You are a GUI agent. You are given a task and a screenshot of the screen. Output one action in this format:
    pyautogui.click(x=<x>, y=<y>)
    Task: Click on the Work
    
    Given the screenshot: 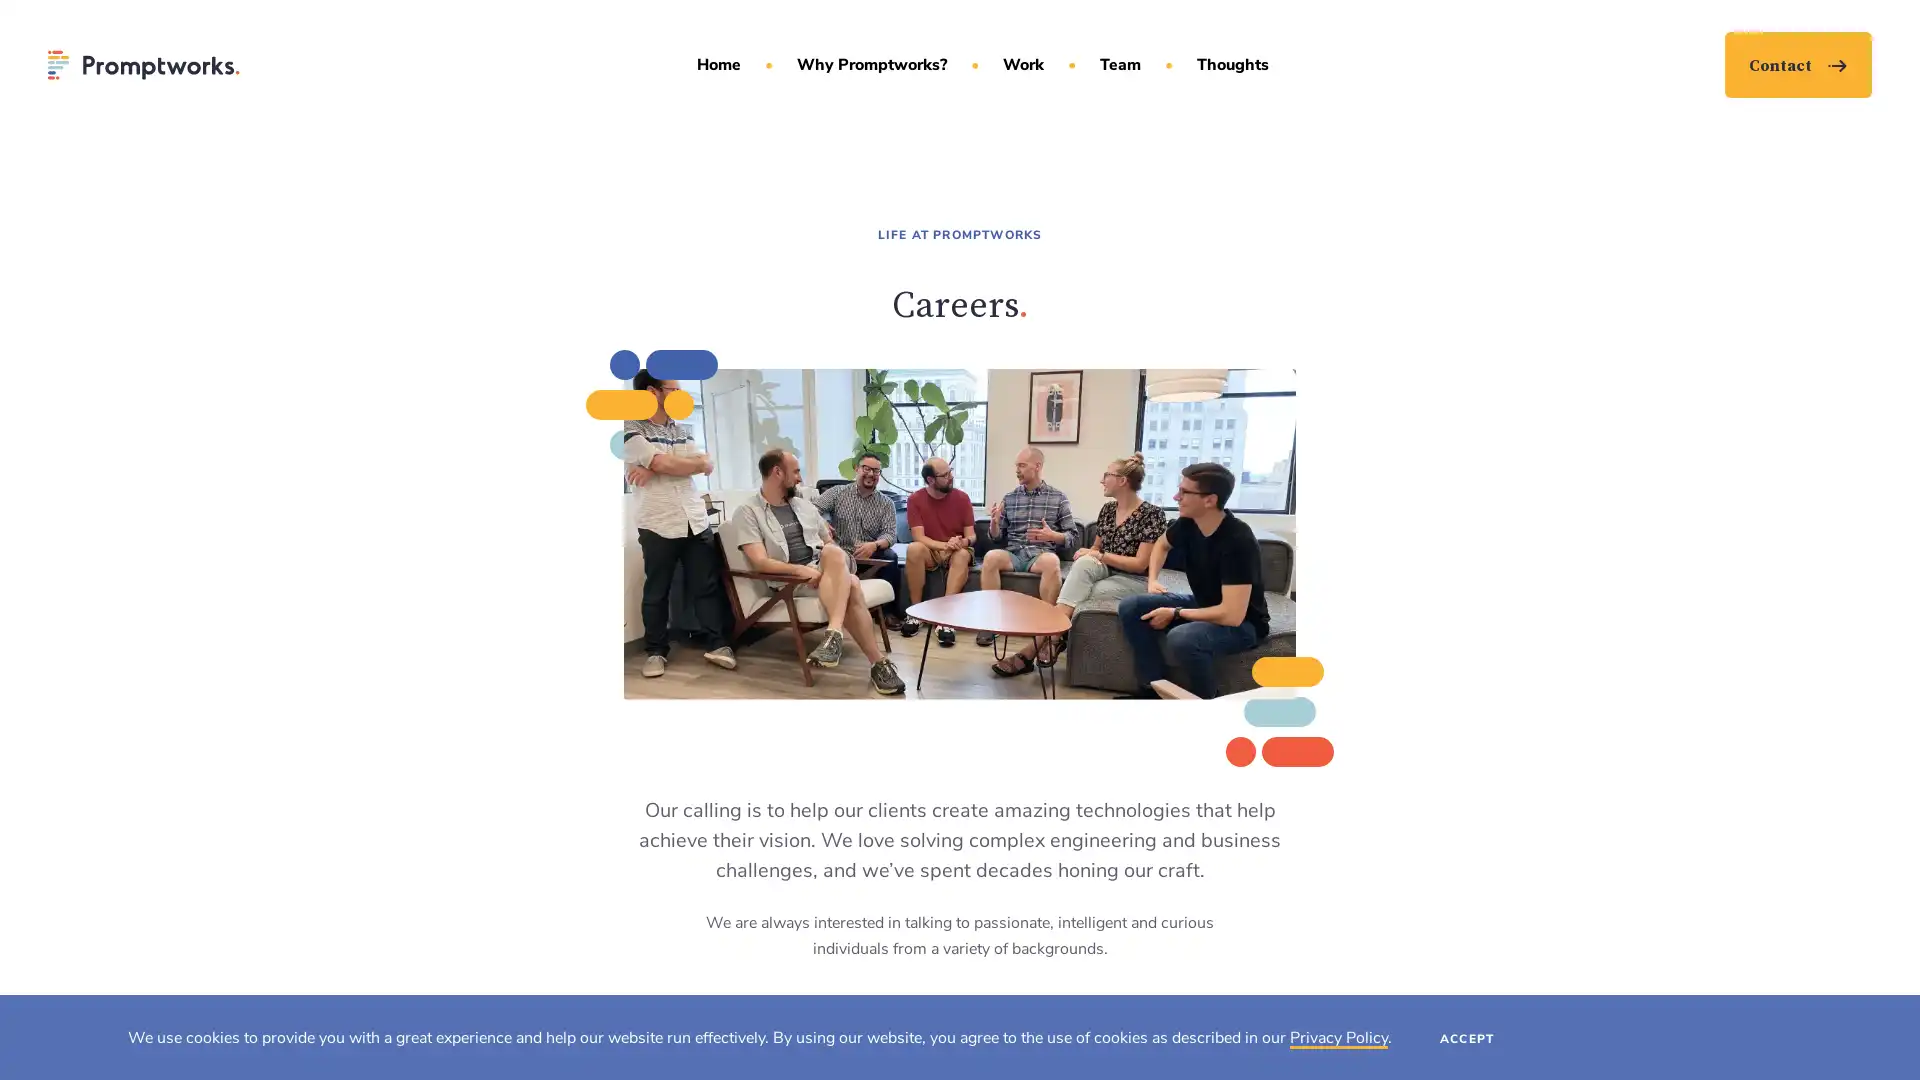 What is the action you would take?
    pyautogui.click(x=1022, y=64)
    